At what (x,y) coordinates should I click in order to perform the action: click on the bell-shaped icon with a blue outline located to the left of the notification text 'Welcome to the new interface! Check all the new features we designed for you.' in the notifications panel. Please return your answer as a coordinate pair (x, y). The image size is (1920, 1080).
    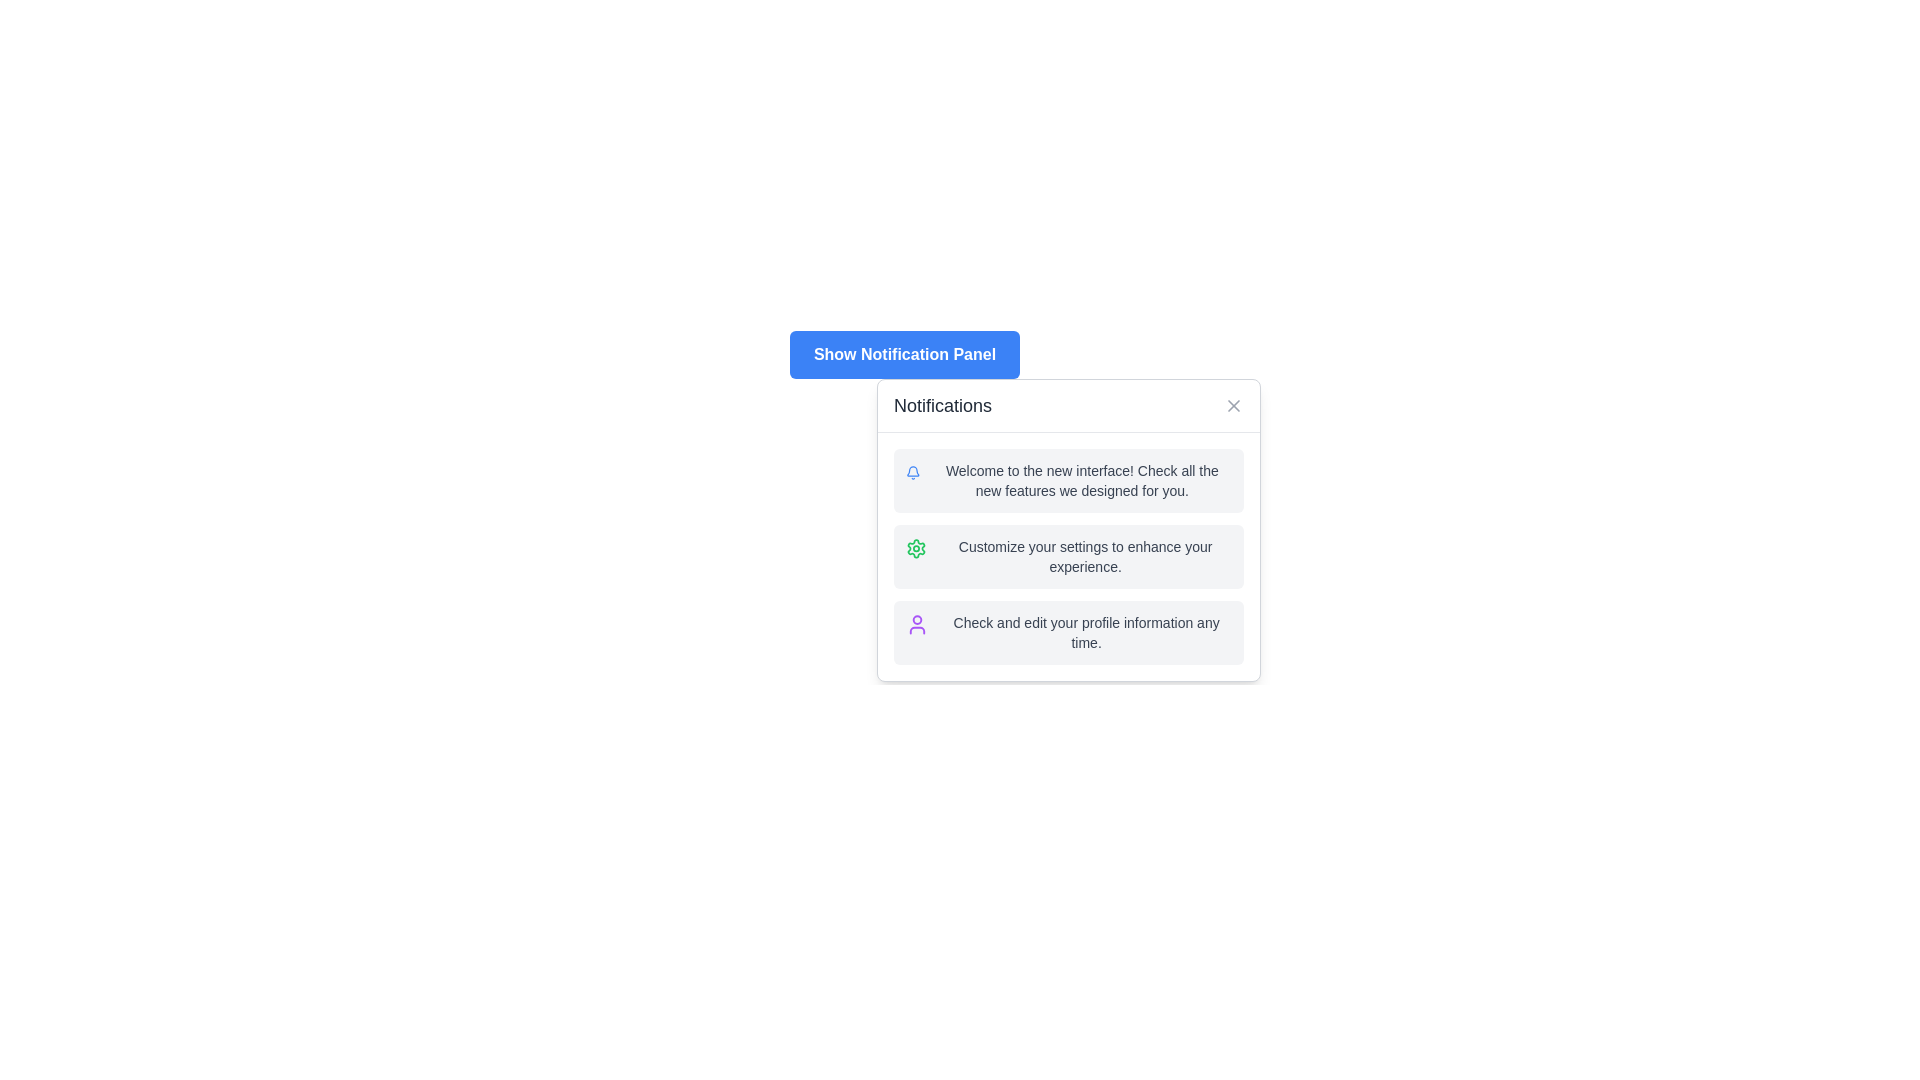
    Looking at the image, I should click on (912, 473).